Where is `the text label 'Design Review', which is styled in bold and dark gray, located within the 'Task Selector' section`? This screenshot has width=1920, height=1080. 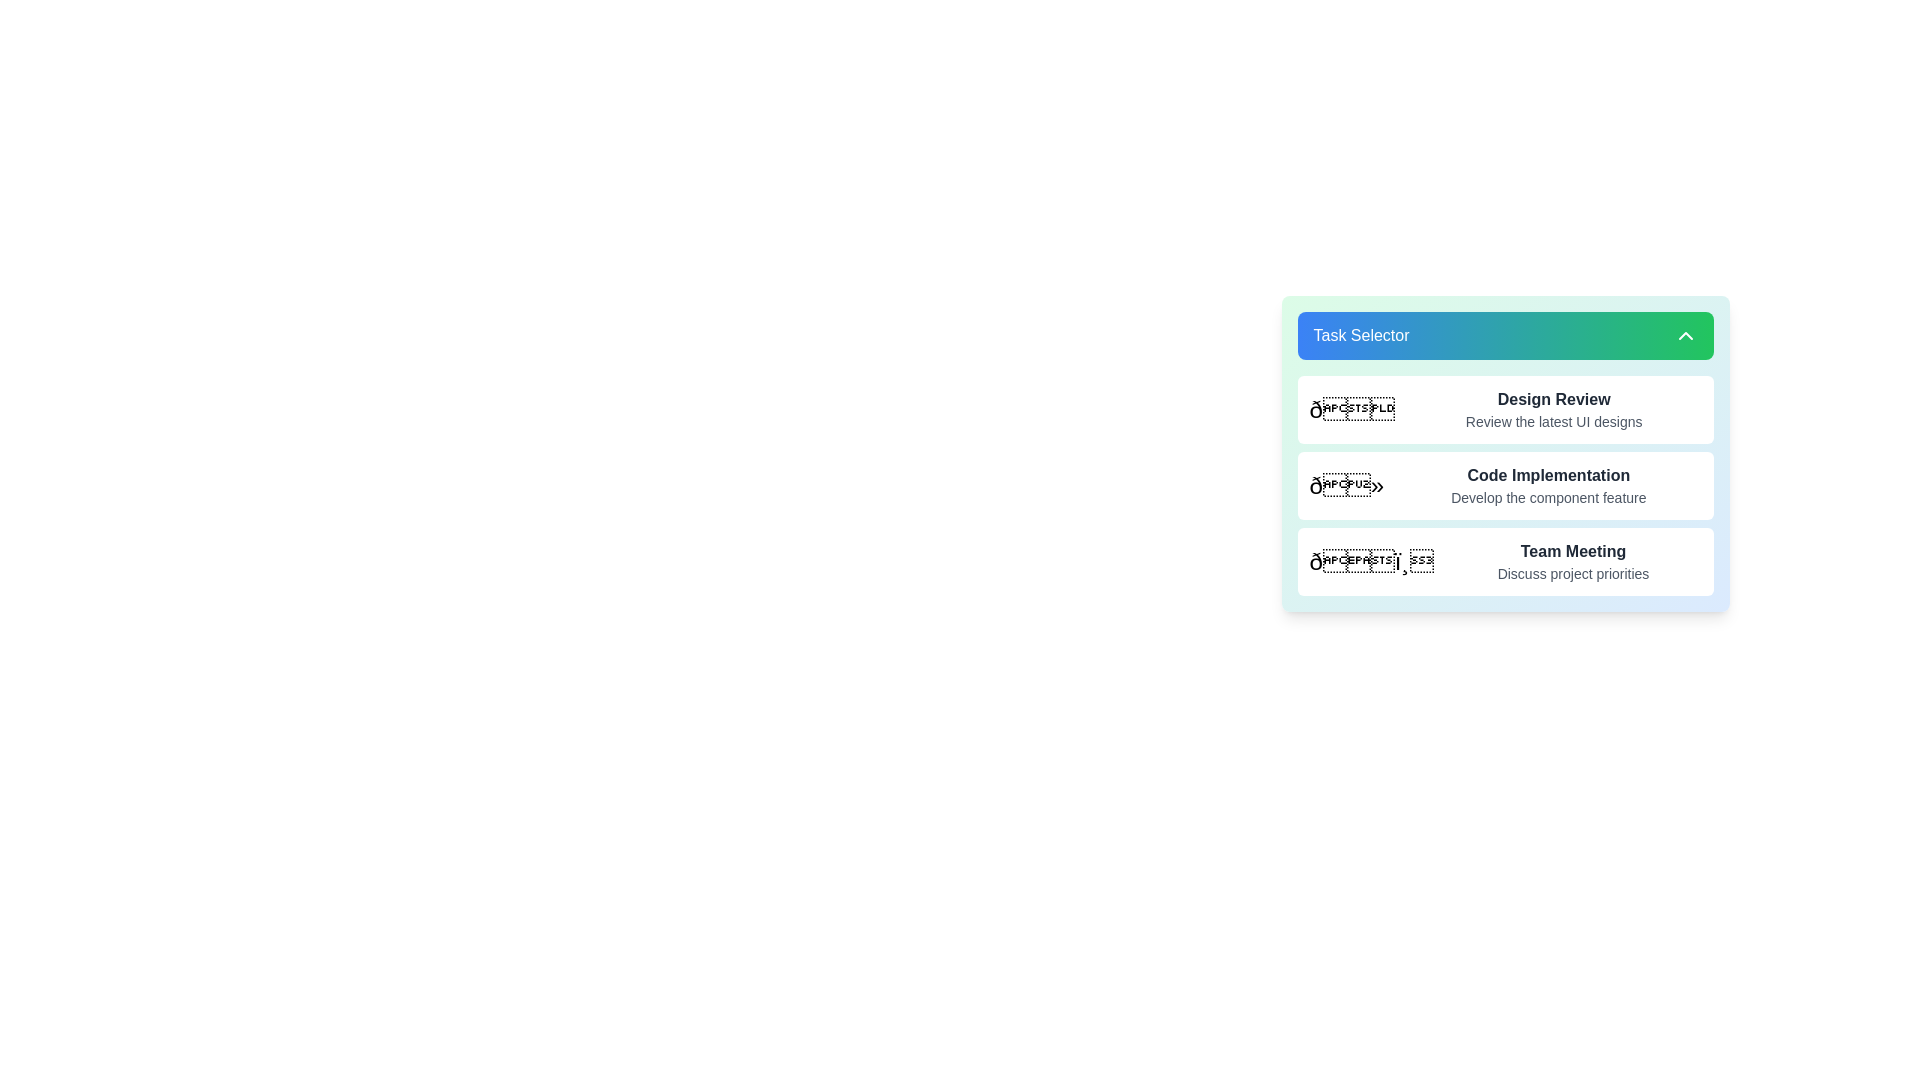
the text label 'Design Review', which is styled in bold and dark gray, located within the 'Task Selector' section is located at coordinates (1553, 400).